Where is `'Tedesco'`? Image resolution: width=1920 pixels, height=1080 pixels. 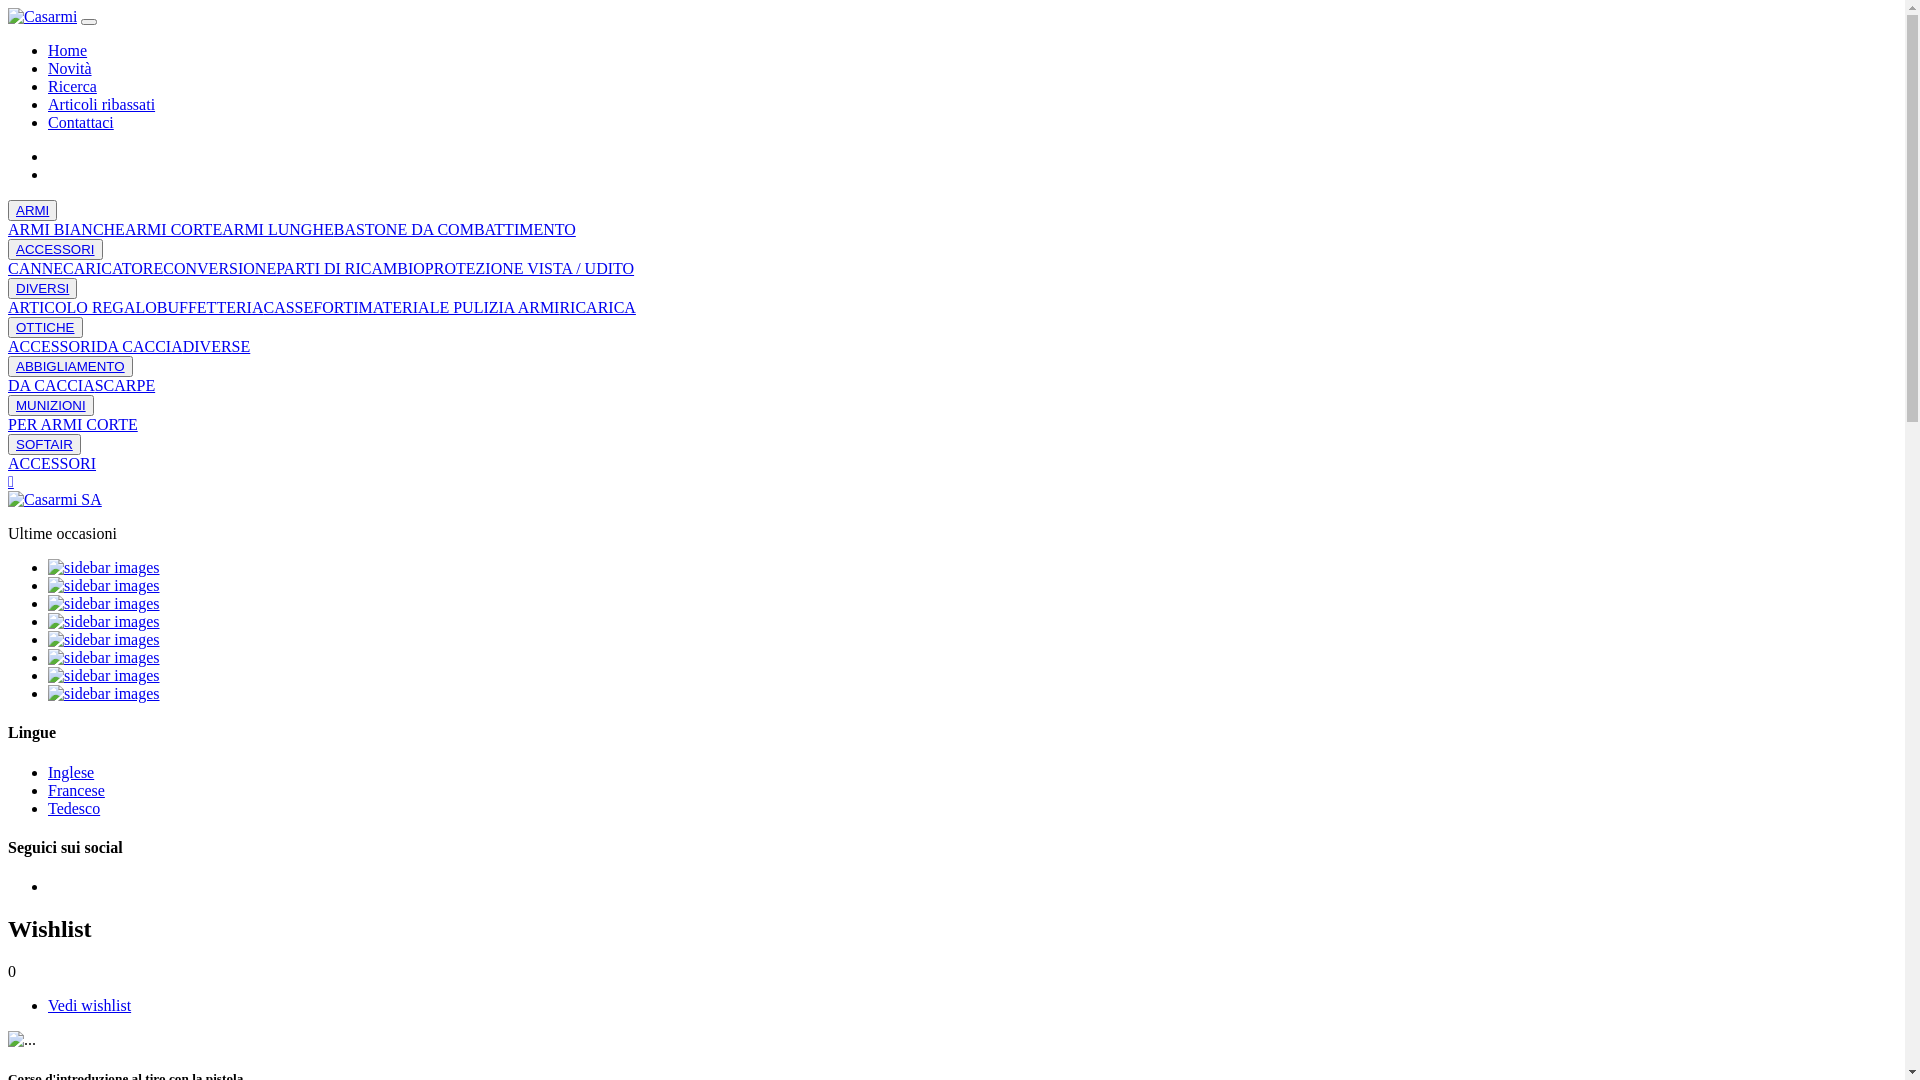 'Tedesco' is located at coordinates (73, 807).